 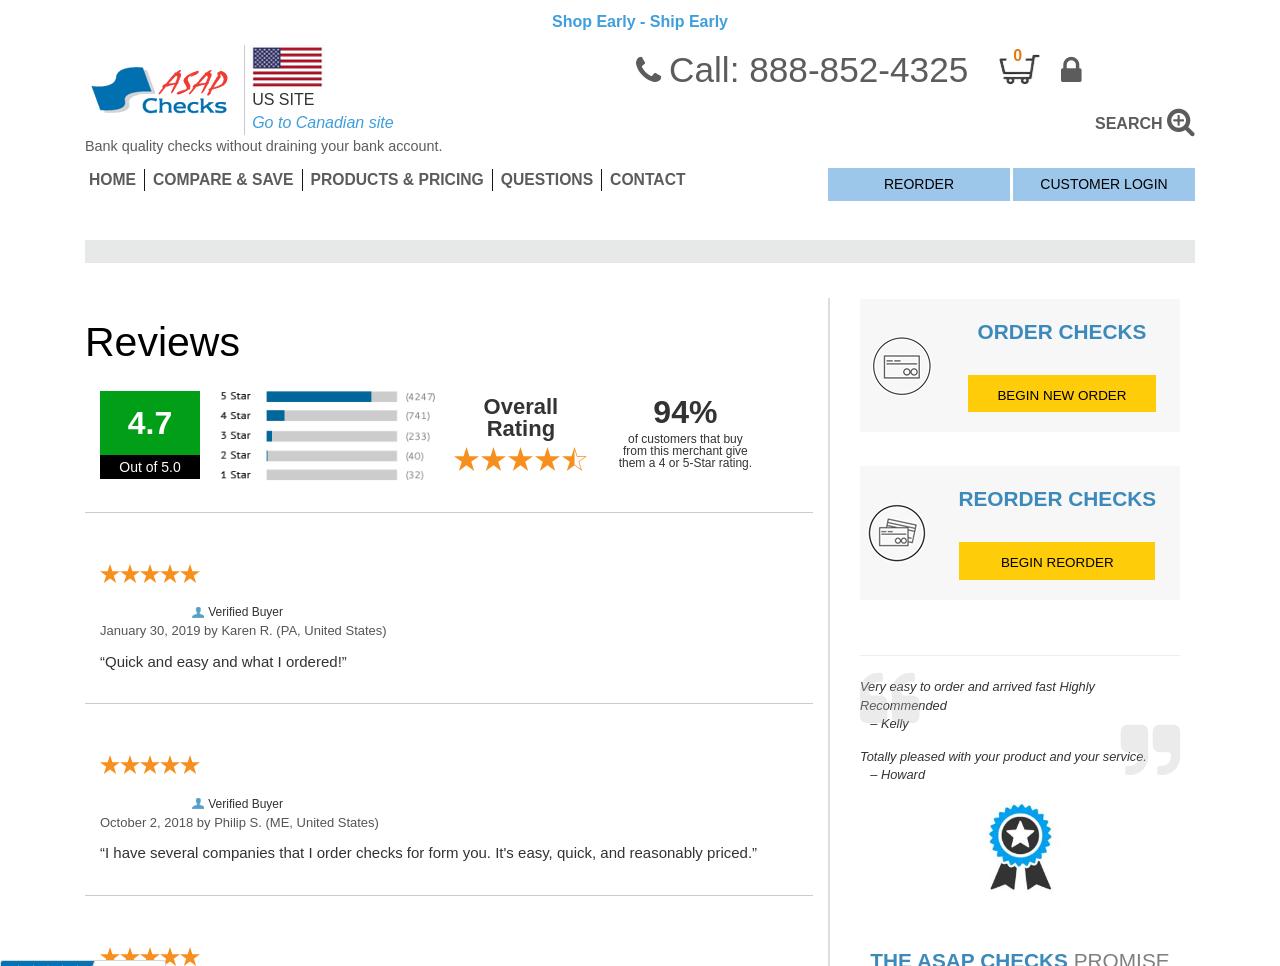 I want to click on 'Overall Rating', so click(x=482, y=416).